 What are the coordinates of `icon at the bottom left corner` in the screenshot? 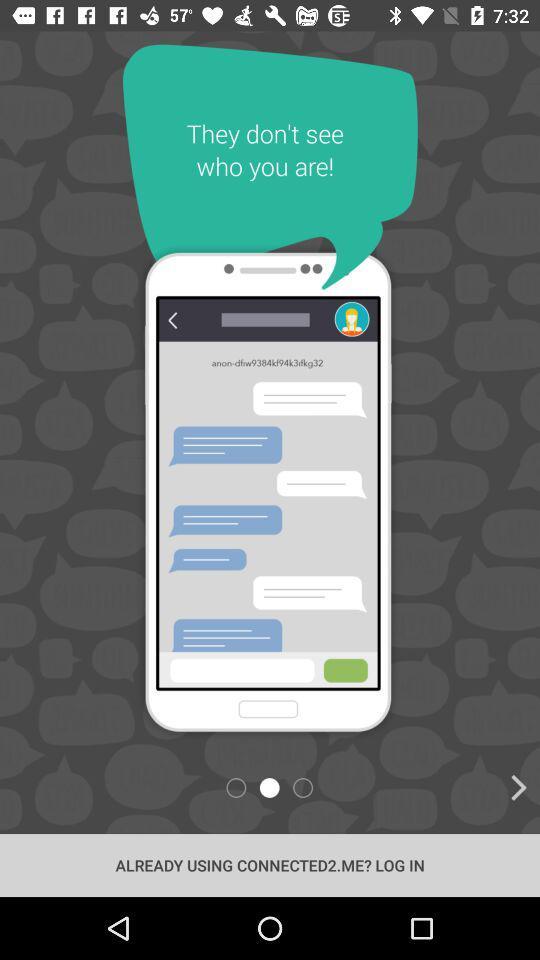 It's located at (116, 787).